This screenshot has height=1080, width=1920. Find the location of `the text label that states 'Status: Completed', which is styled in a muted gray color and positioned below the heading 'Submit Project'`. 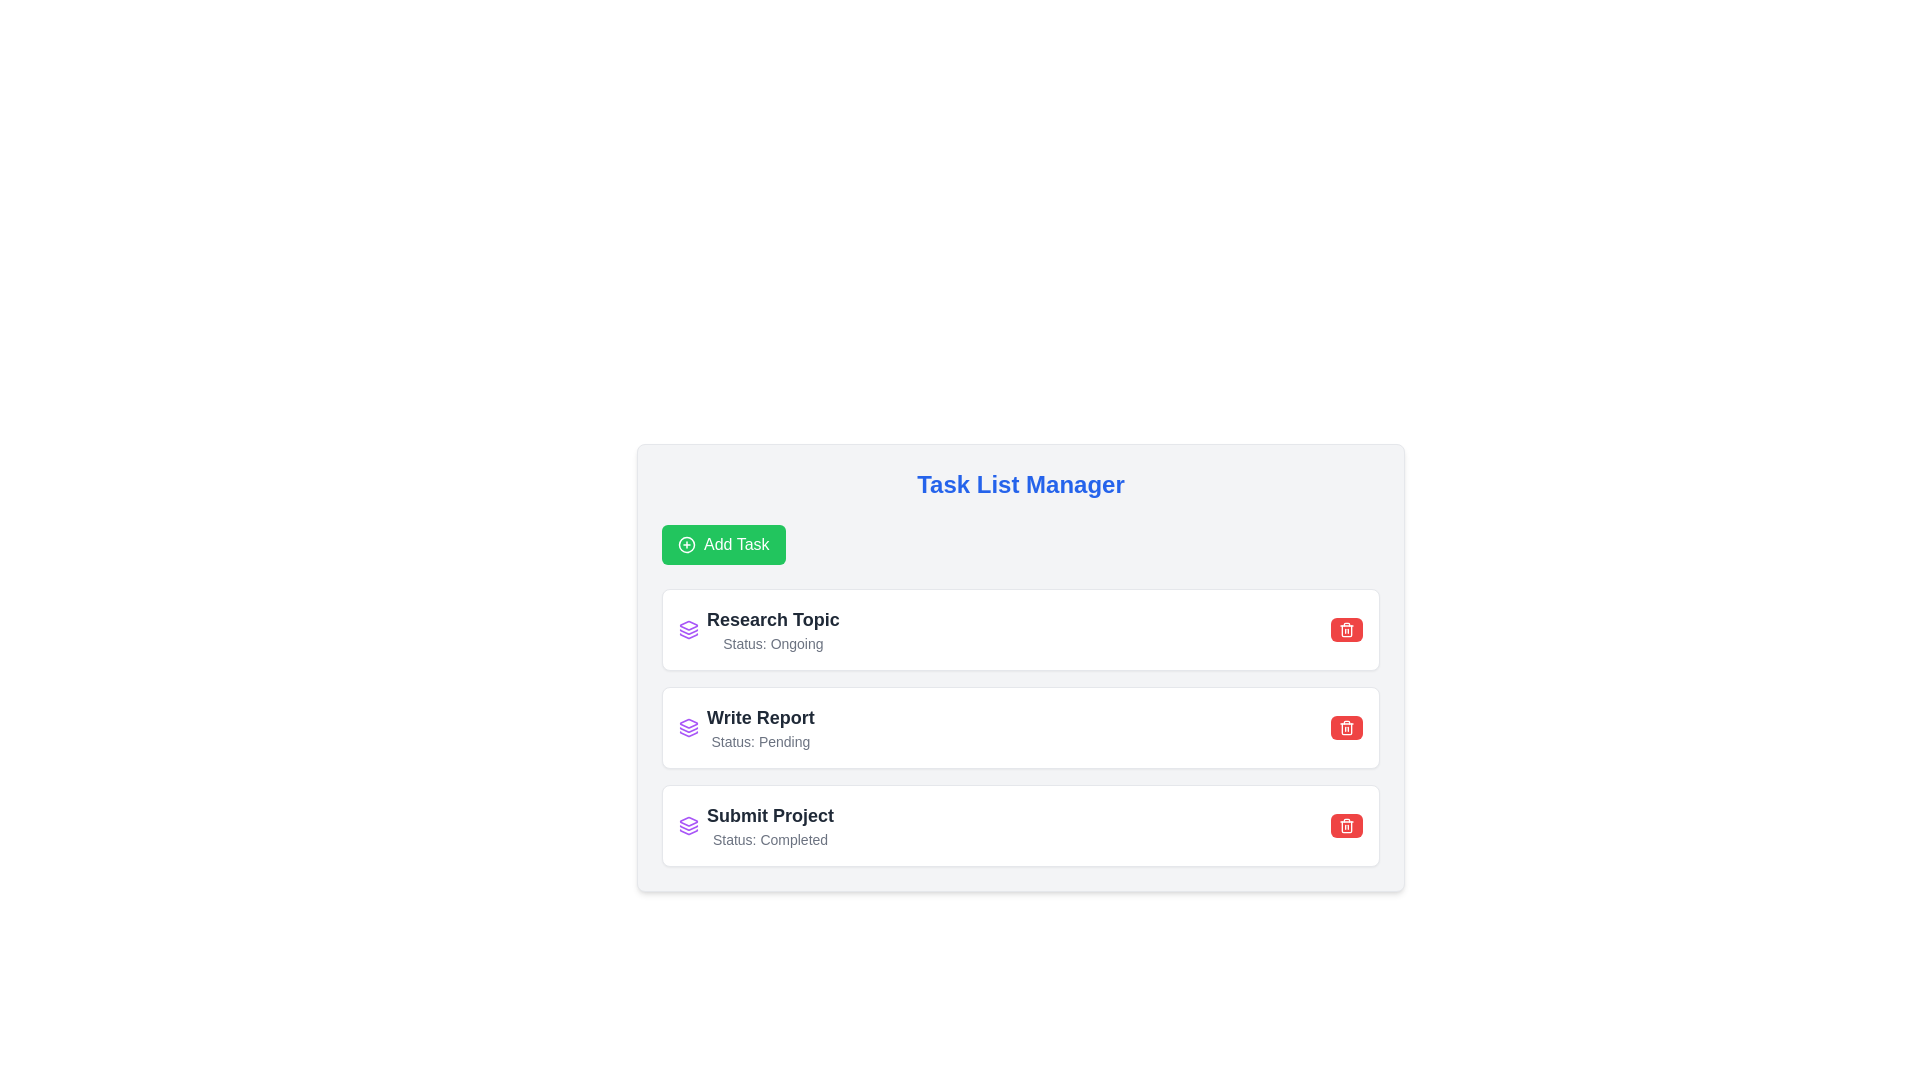

the text label that states 'Status: Completed', which is styled in a muted gray color and positioned below the heading 'Submit Project' is located at coordinates (769, 840).